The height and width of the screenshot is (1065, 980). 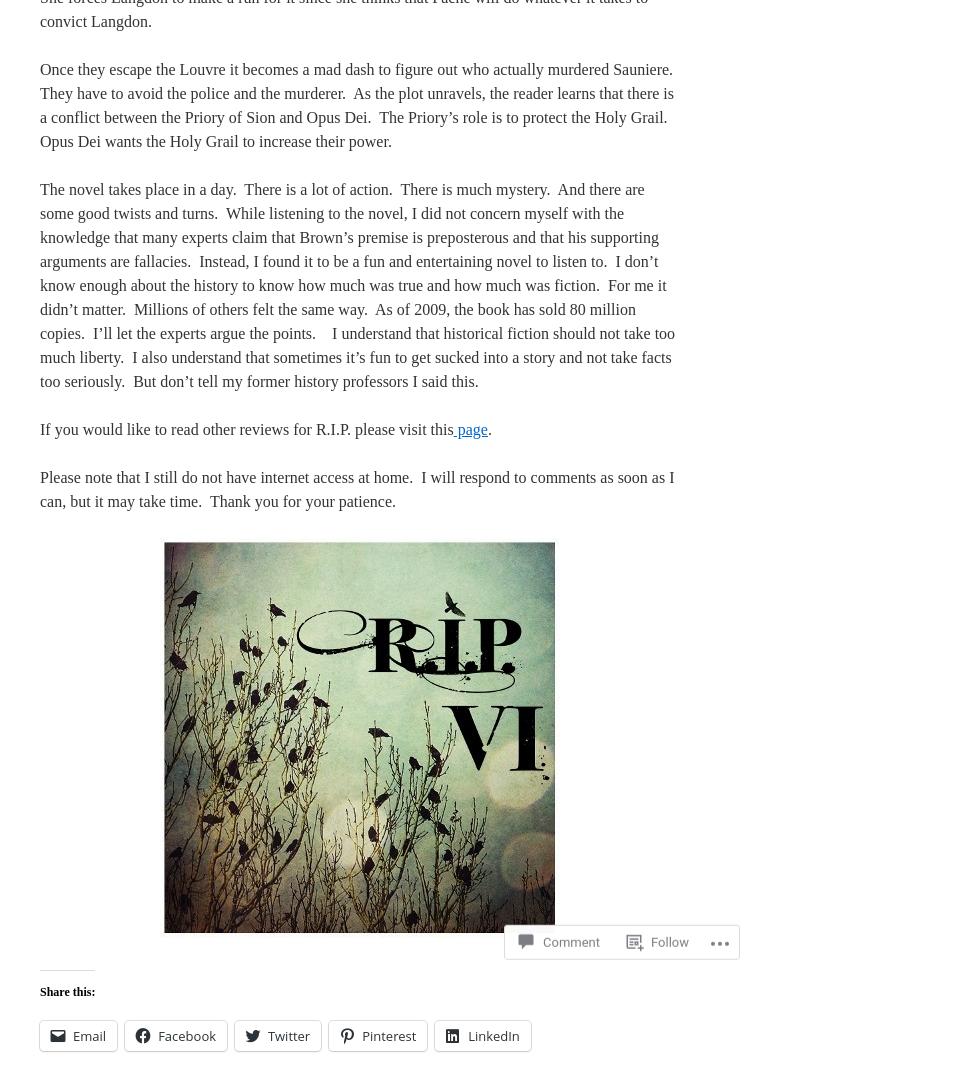 What do you see at coordinates (489, 428) in the screenshot?
I see `'.'` at bounding box center [489, 428].